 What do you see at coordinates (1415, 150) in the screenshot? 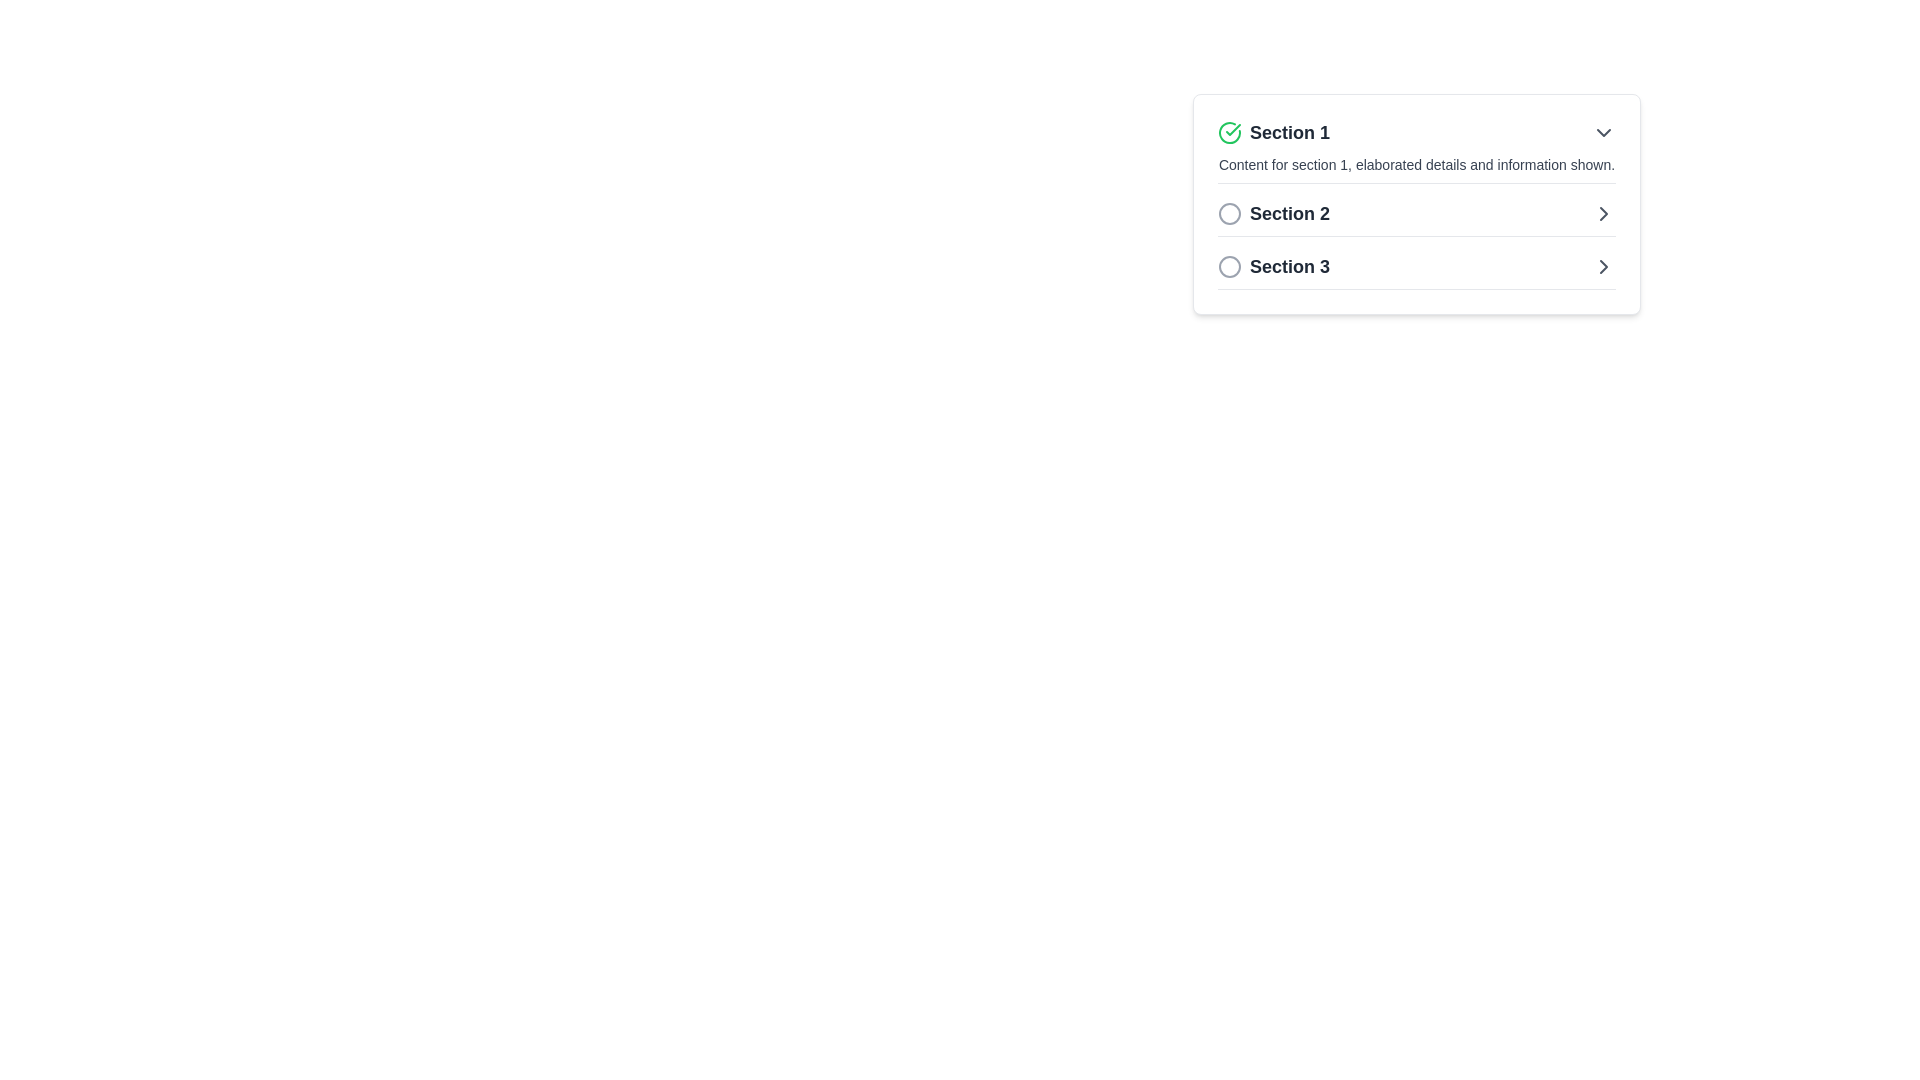
I see `the downward-facing arrow icon on the Collapsible Section Header titled 'Section 1'` at bounding box center [1415, 150].